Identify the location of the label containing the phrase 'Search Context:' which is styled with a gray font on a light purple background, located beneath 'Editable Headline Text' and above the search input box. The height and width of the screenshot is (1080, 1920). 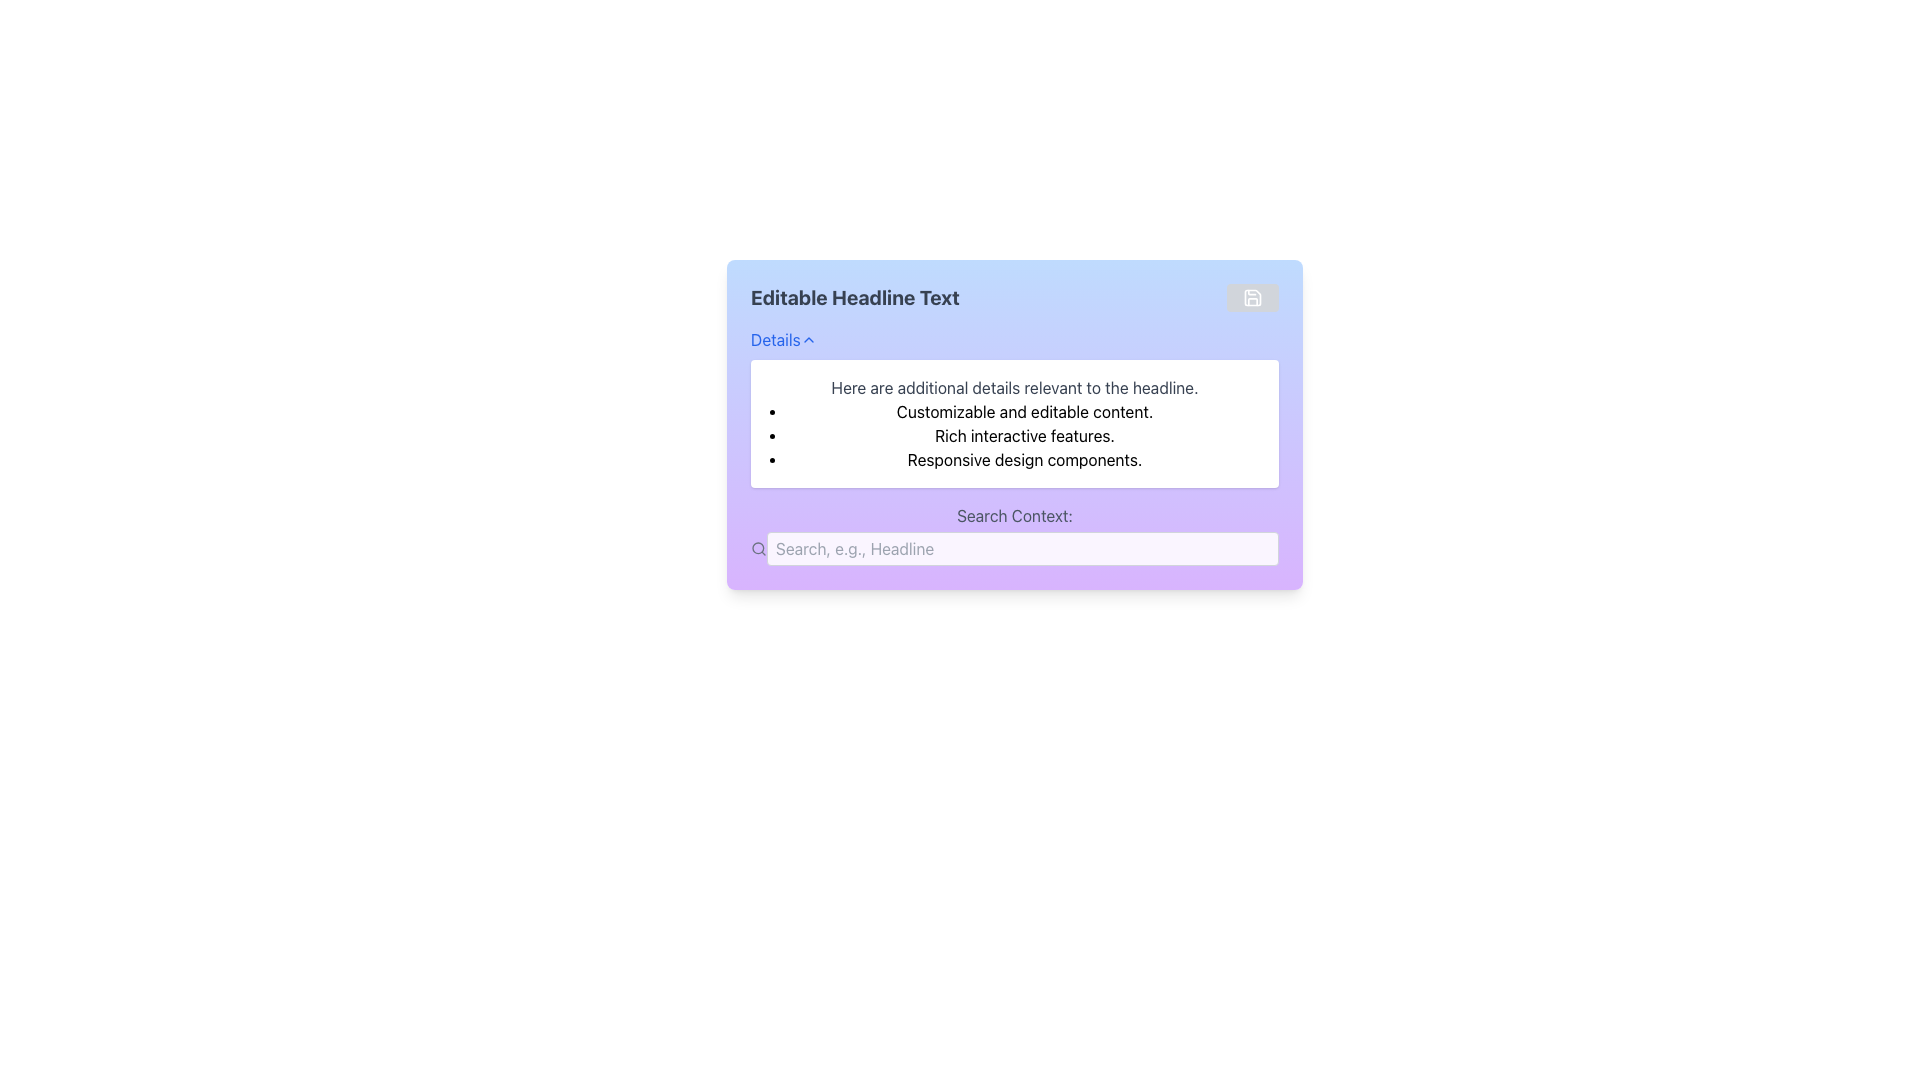
(1014, 534).